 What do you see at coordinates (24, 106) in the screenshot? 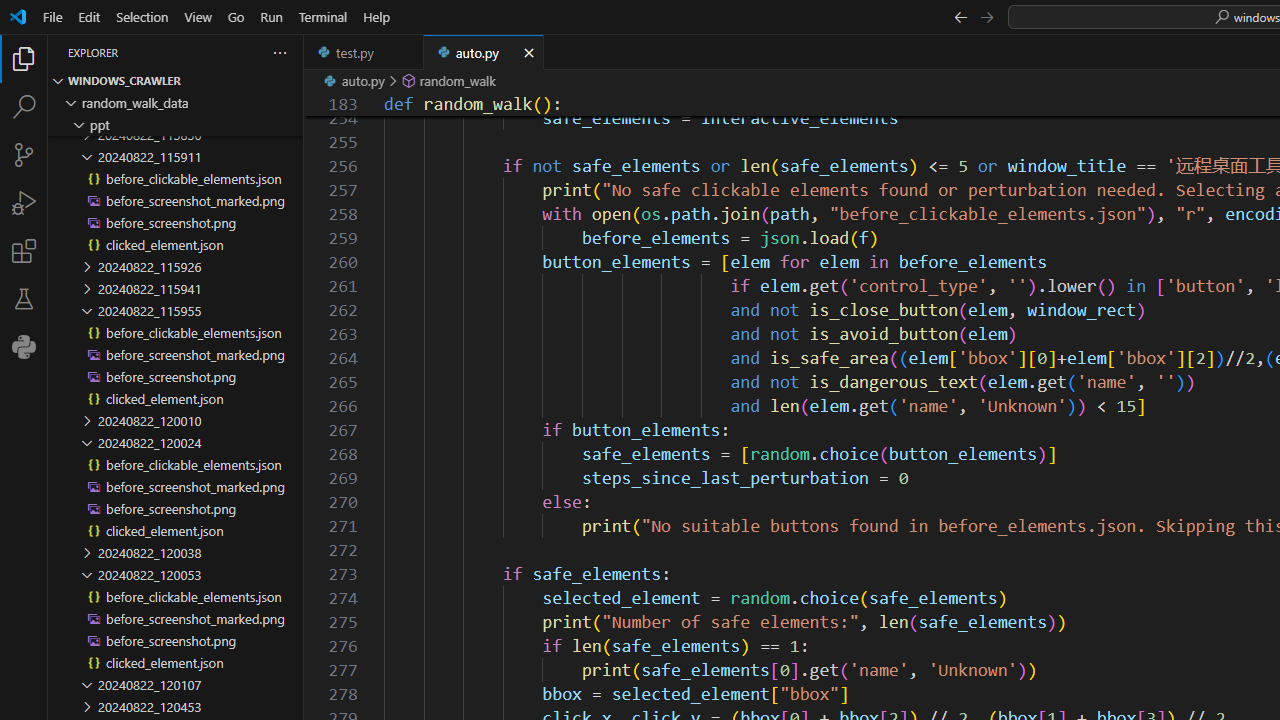
I see `'Search (Ctrl+Shift+F)'` at bounding box center [24, 106].